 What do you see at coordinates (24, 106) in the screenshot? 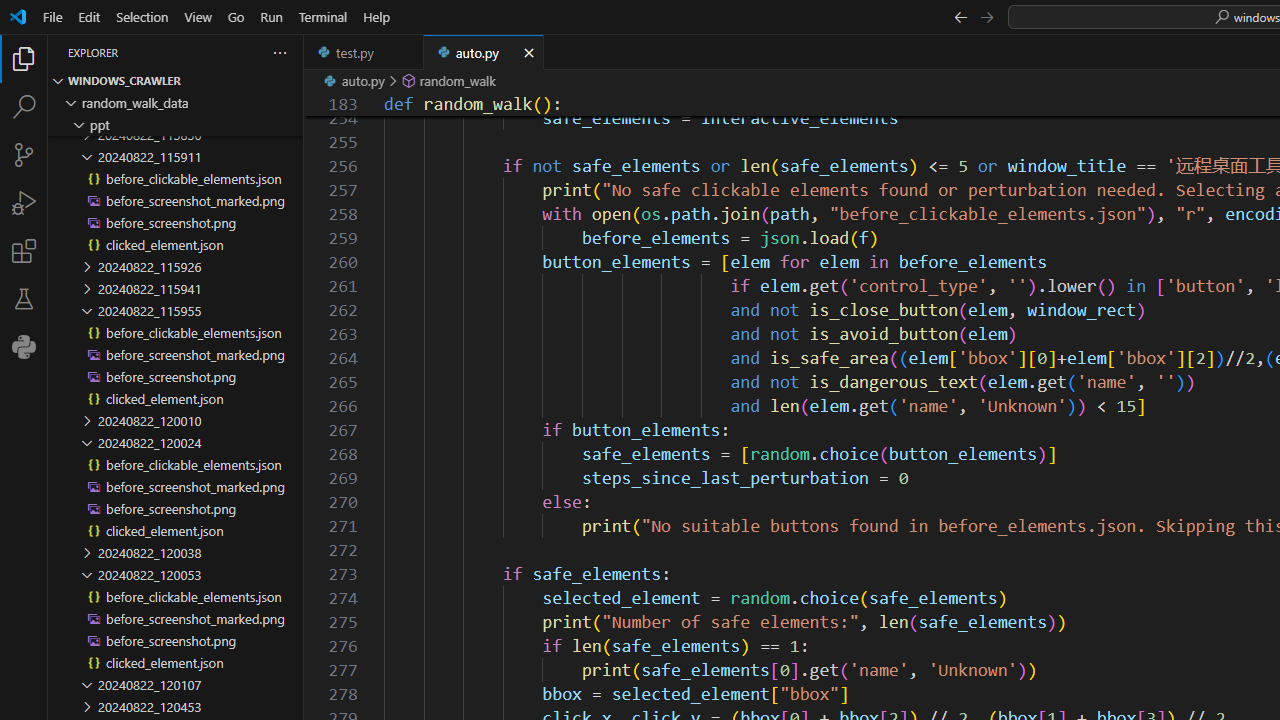
I see `'Search (Ctrl+Shift+F)'` at bounding box center [24, 106].